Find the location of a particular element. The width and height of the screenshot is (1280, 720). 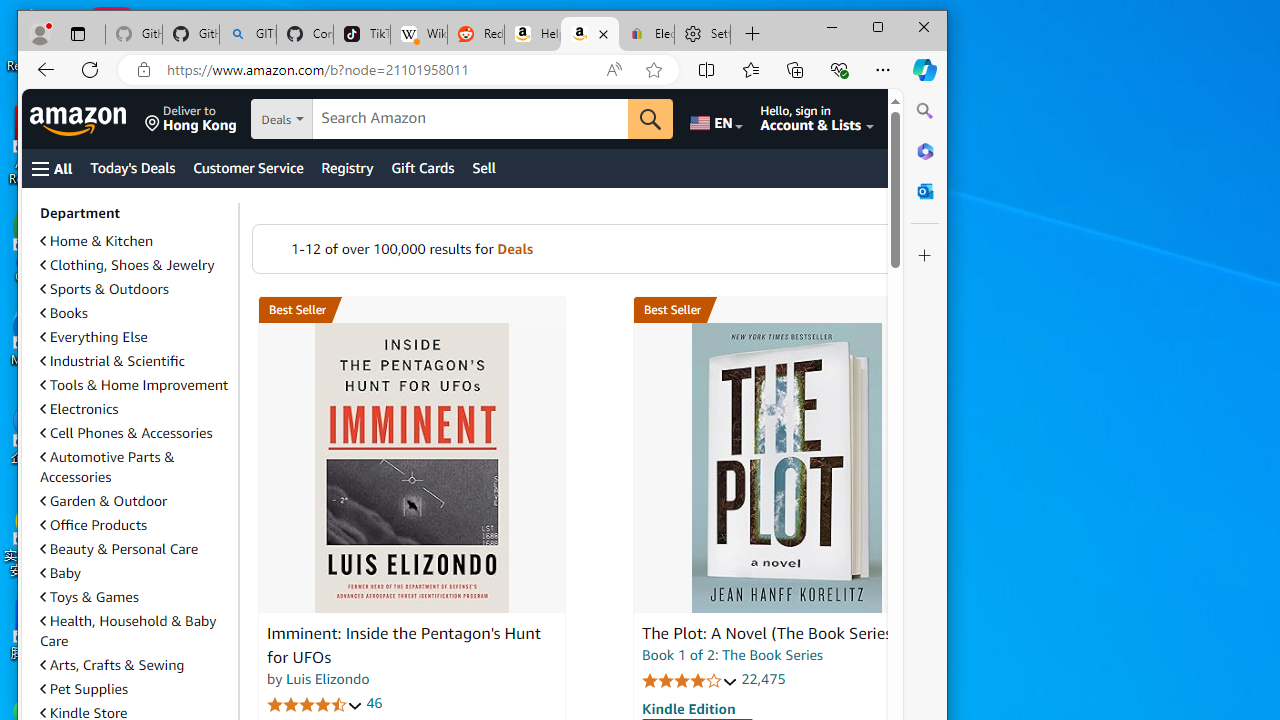

'Clothing, Shoes & Jewelry' is located at coordinates (126, 264).